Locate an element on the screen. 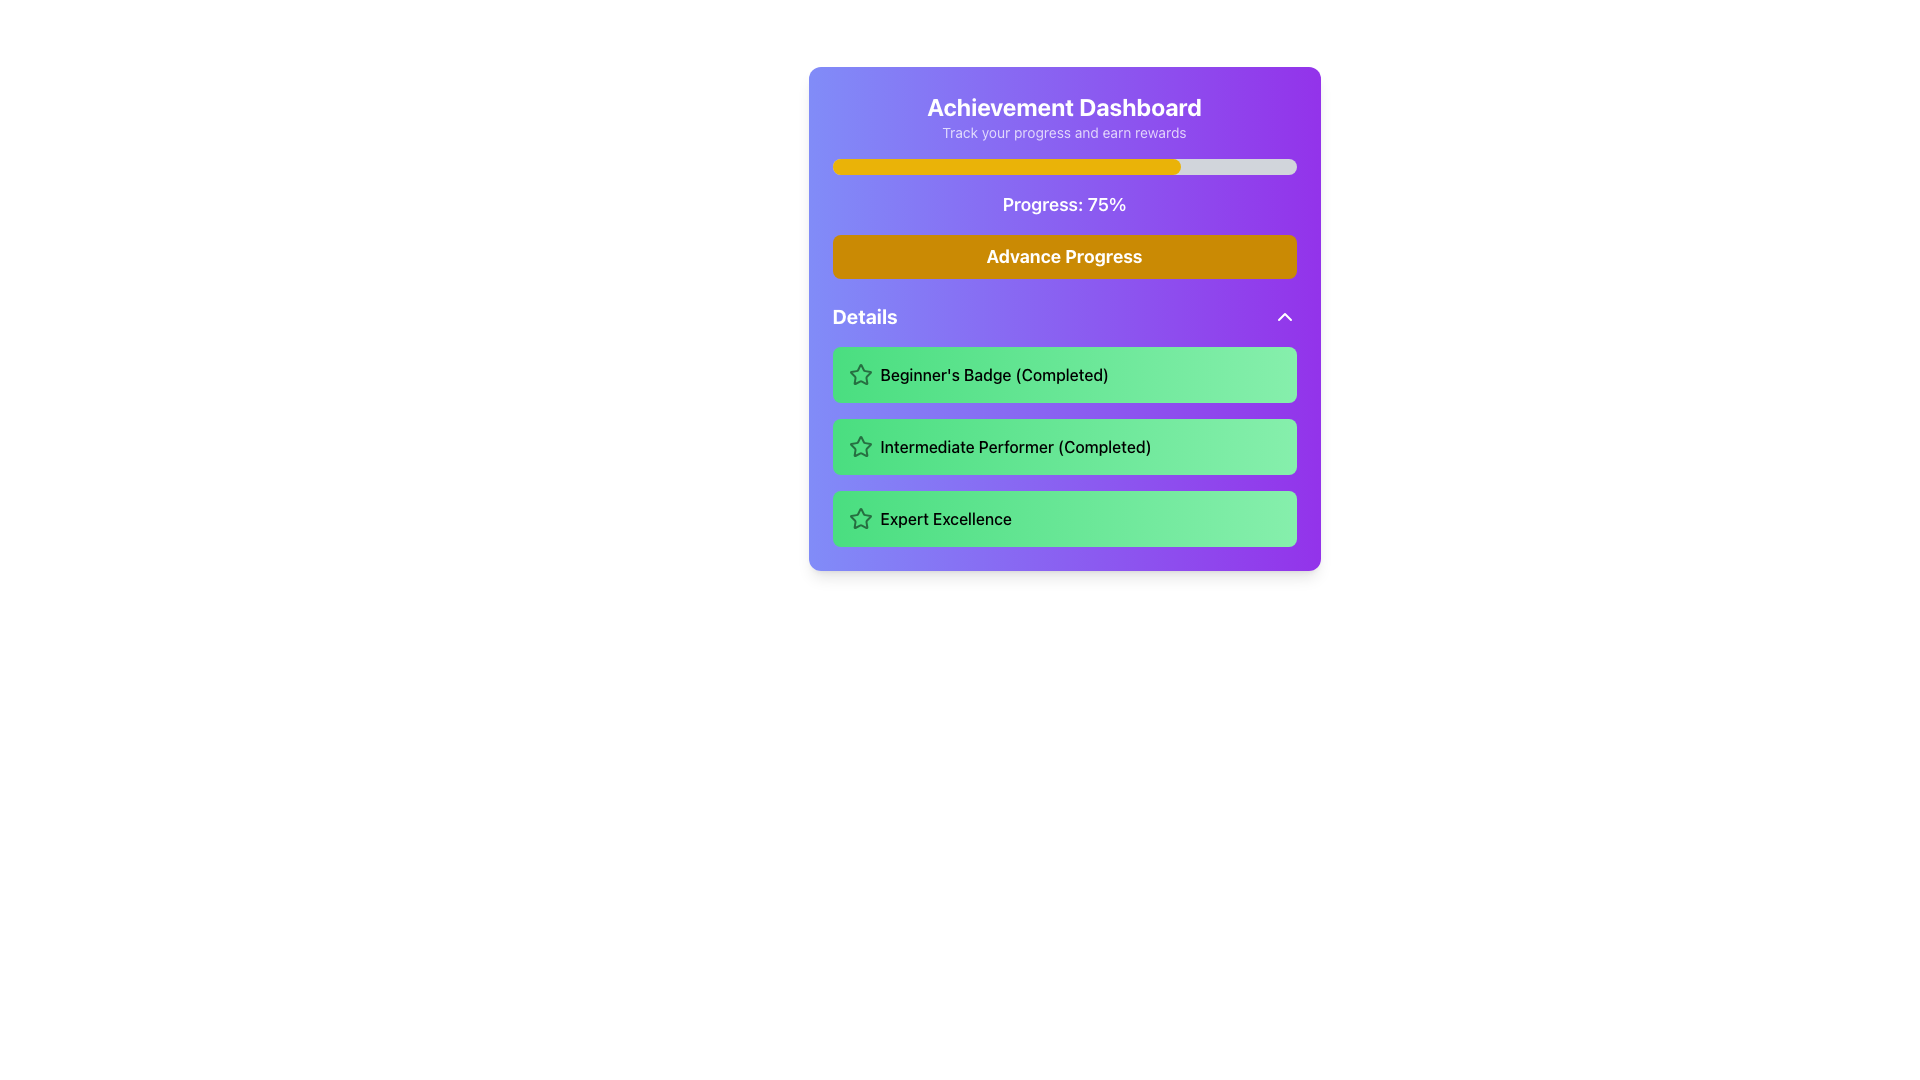 This screenshot has height=1080, width=1920. the 'Beginner's Badge' achievement text label located at the topmost part of the green gradient box under the 'Details' header is located at coordinates (1063, 374).